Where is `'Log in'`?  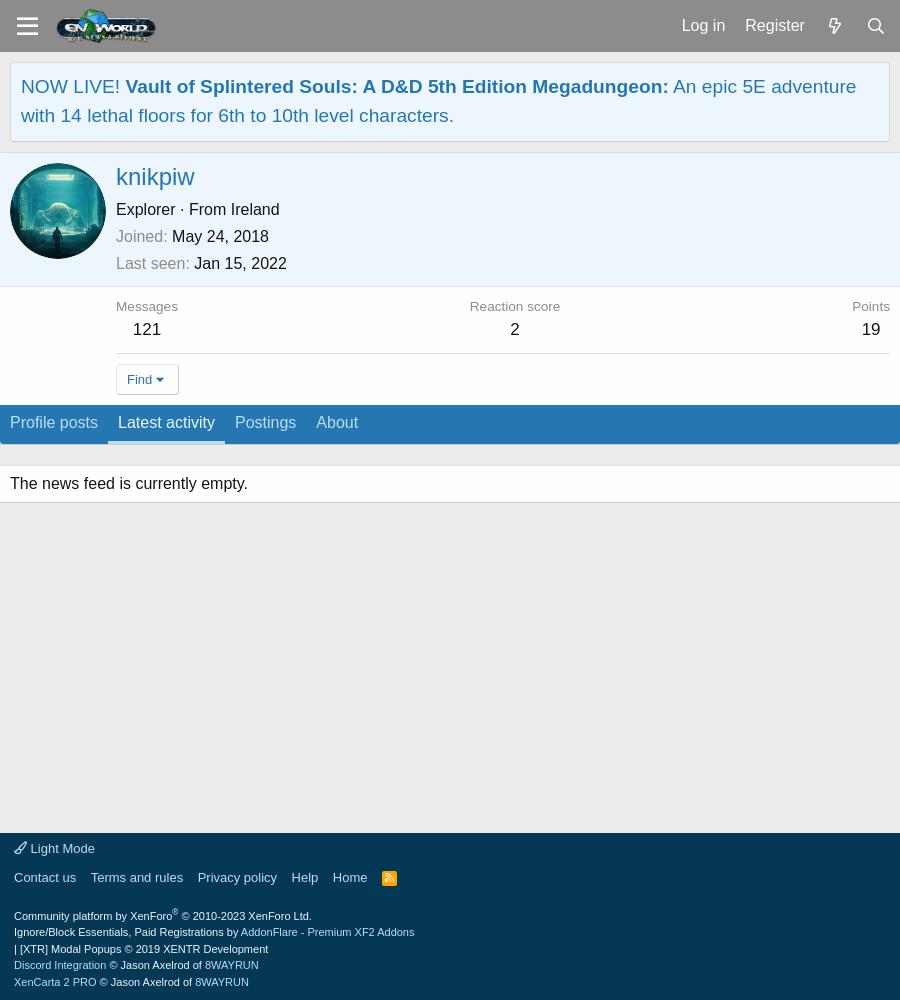
'Log in' is located at coordinates (701, 24).